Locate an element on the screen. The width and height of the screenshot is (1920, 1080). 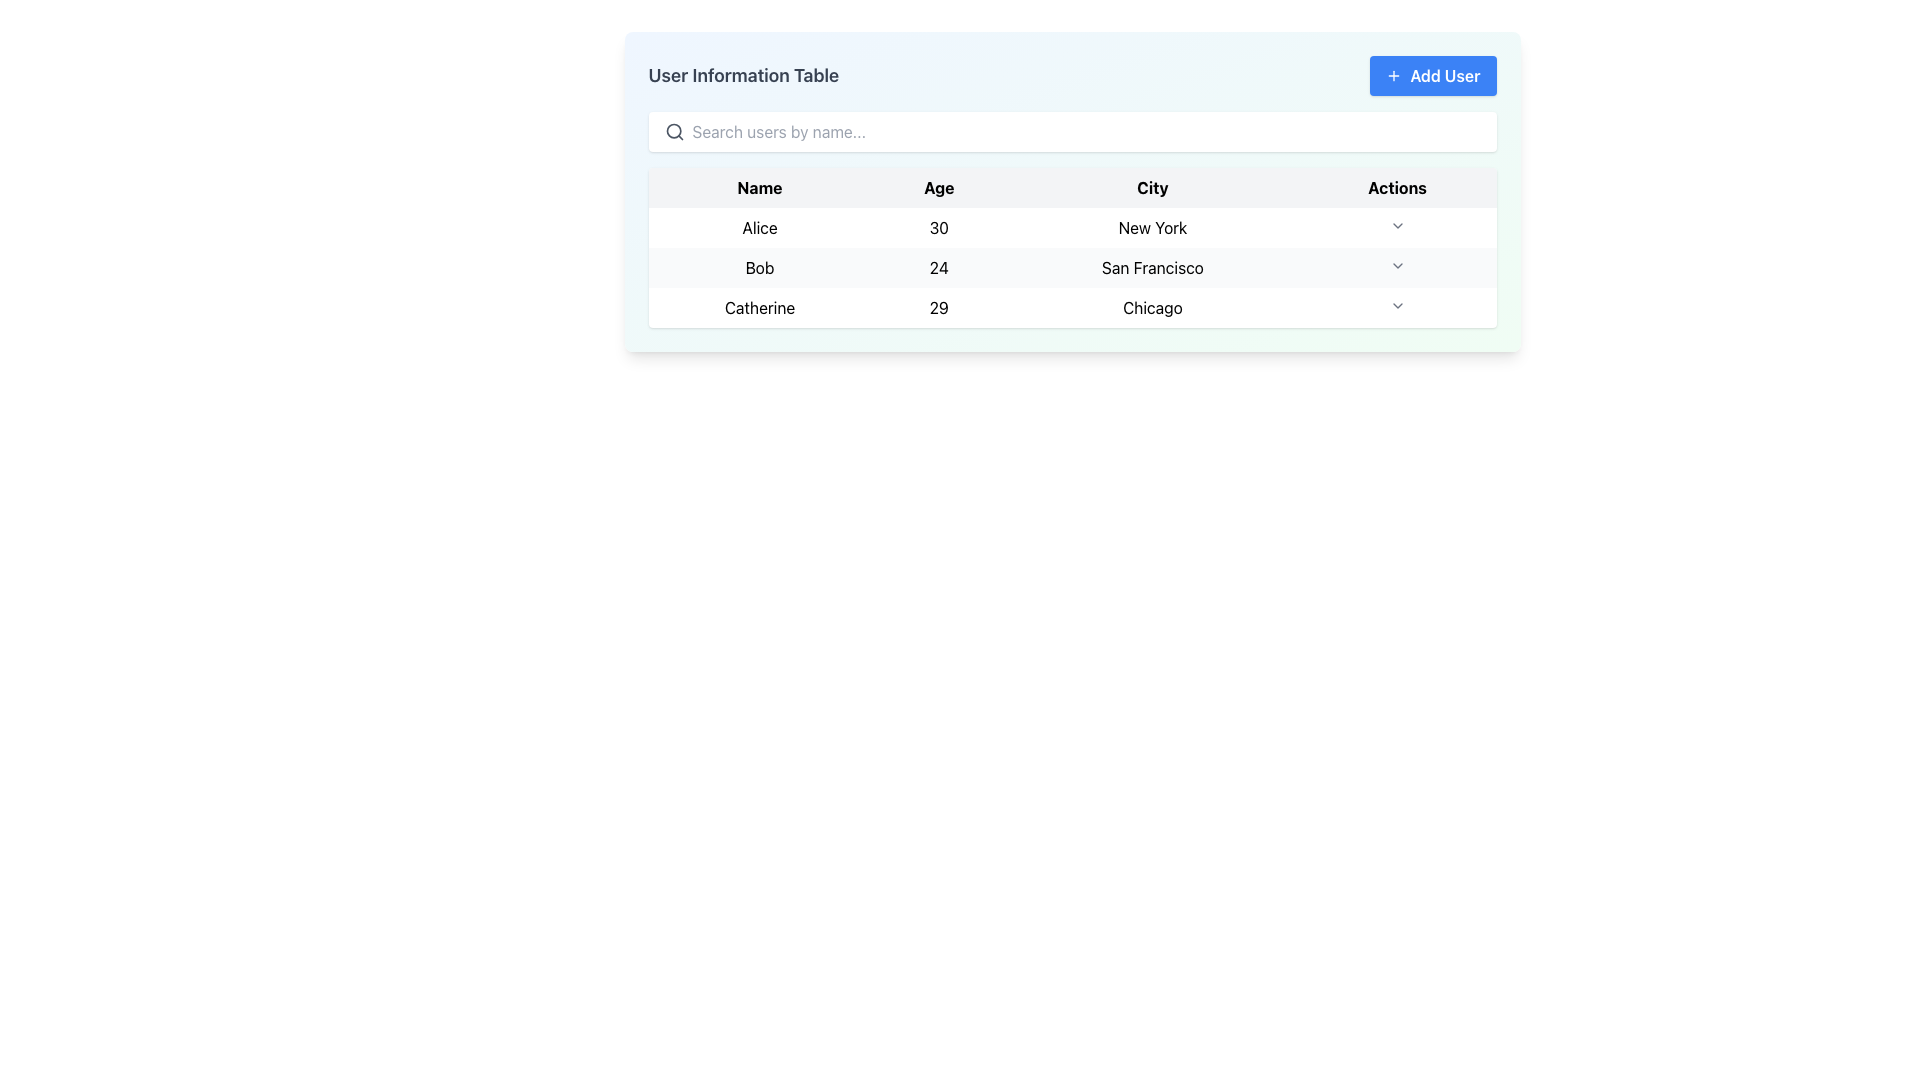
the first table row containing user data for 'Alice', age '30', and city 'New York' in the user information table is located at coordinates (1071, 226).